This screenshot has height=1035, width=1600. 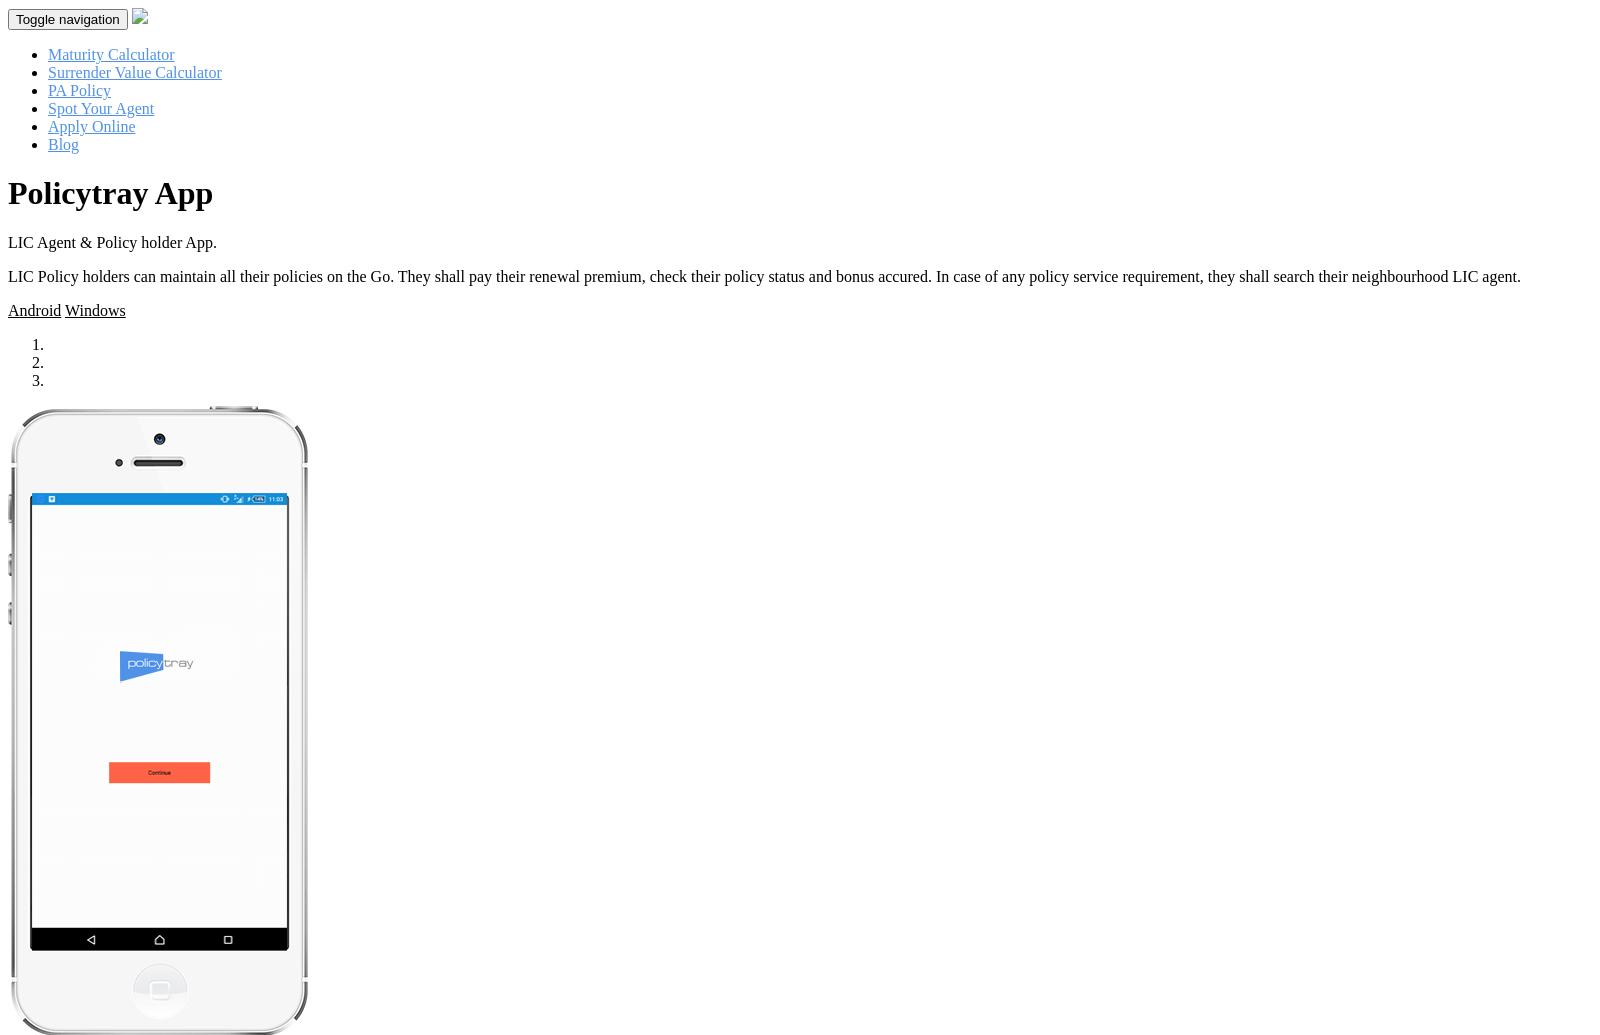 I want to click on 'Maturity Calculator', so click(x=110, y=54).